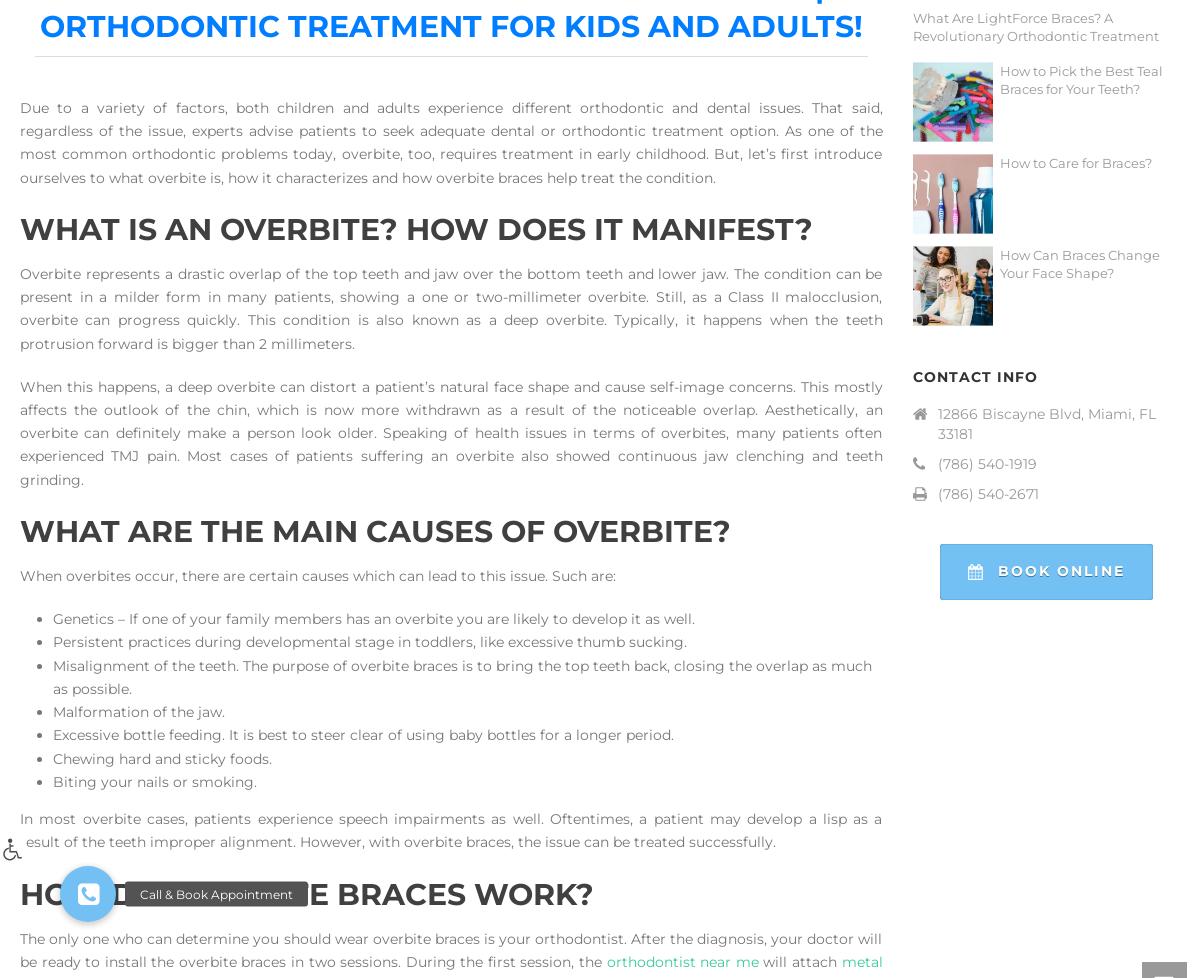 This screenshot has width=1200, height=978. I want to click on 'Biting your nails or smoking.', so click(51, 780).